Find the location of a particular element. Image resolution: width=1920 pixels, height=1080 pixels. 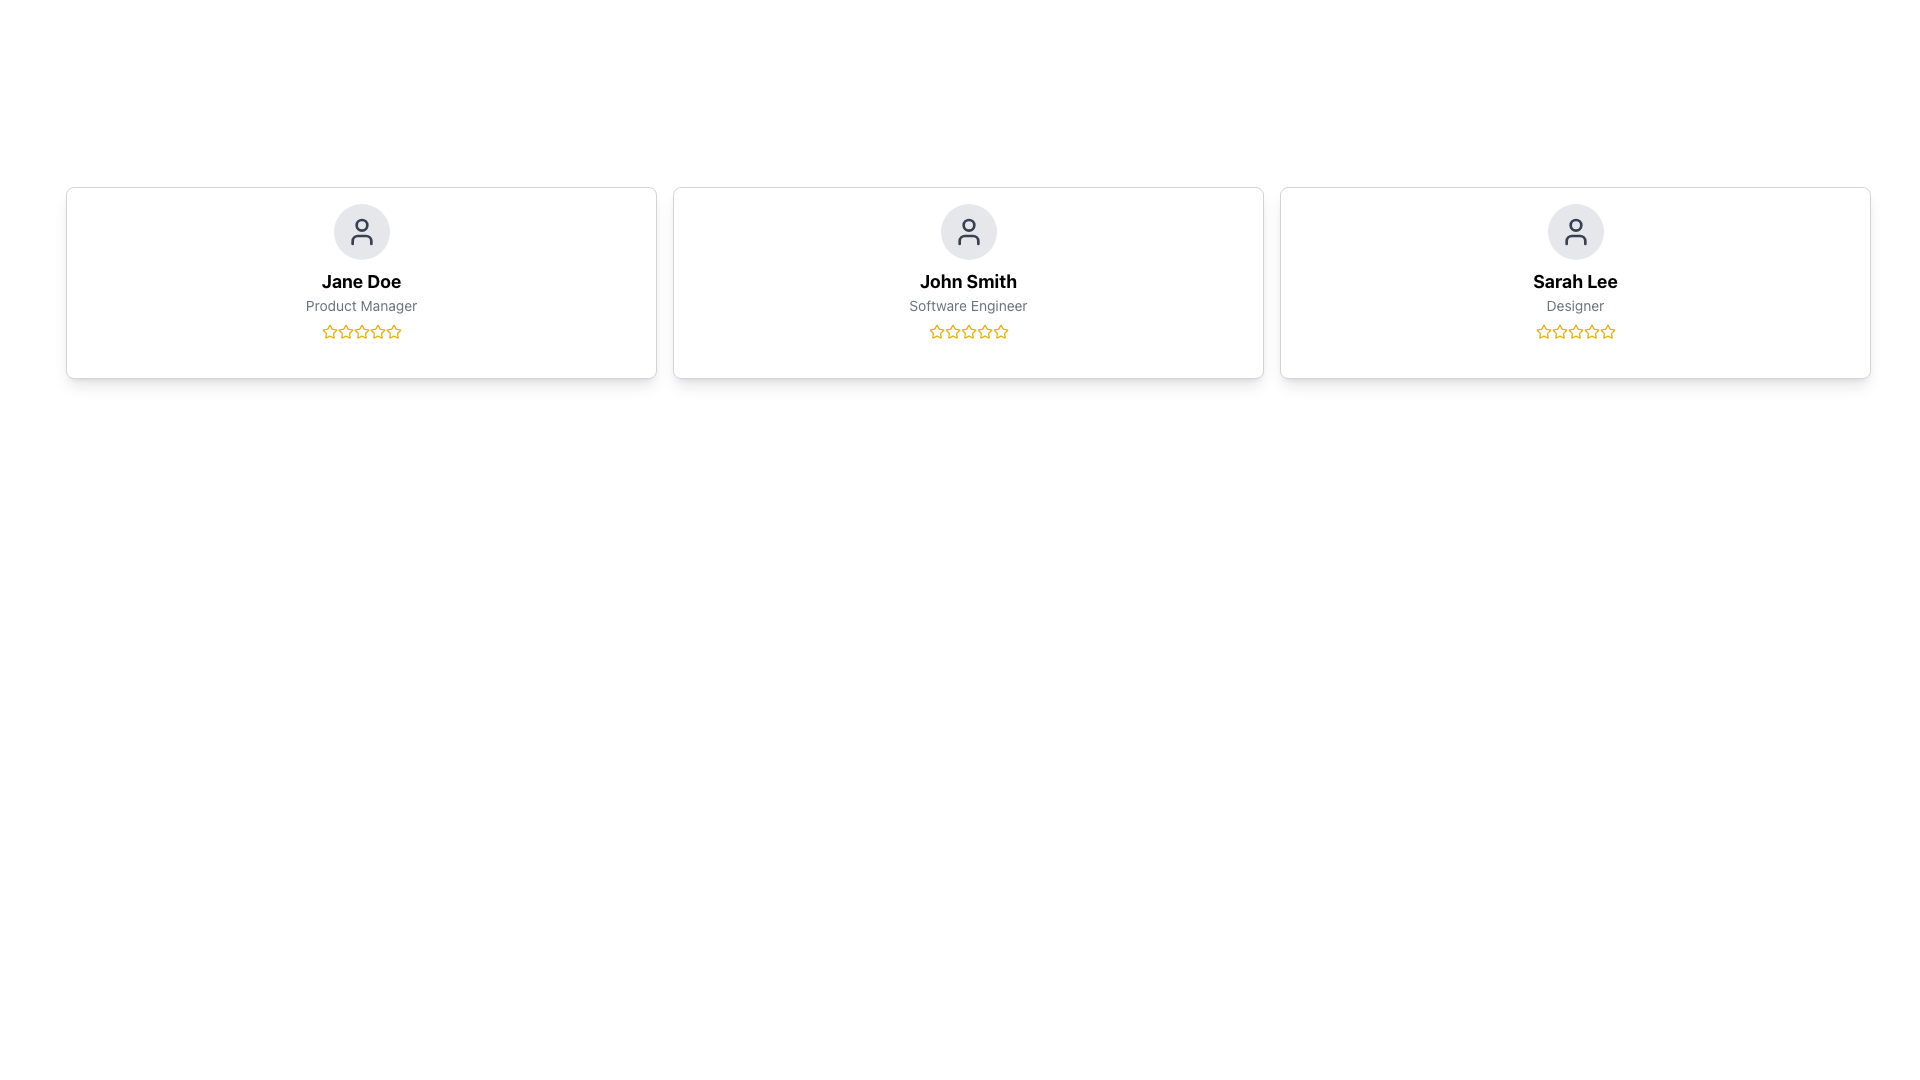

the third star-shaped icon with a golden-yellow color in the rating section under 'John Smith' and 'Software Engineer' is located at coordinates (984, 330).